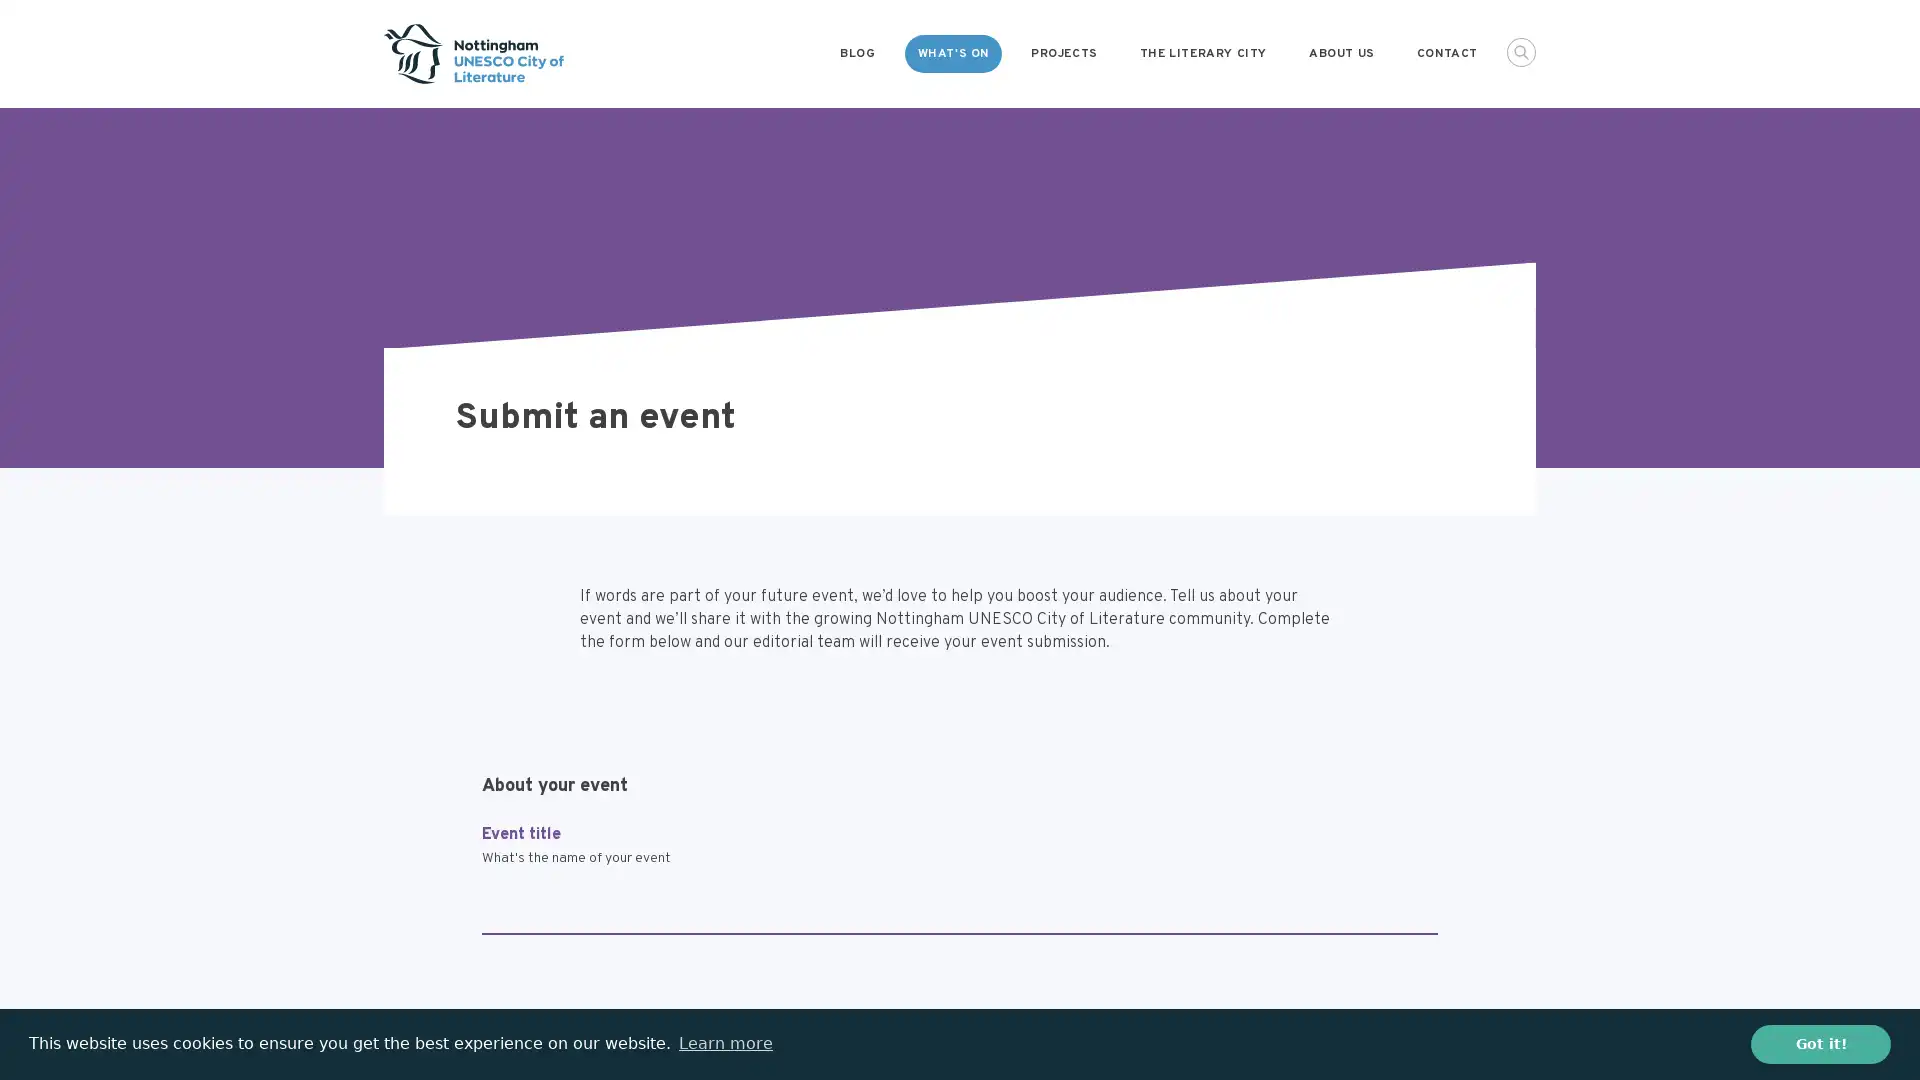  What do you see at coordinates (1820, 1043) in the screenshot?
I see `dismiss cookie message` at bounding box center [1820, 1043].